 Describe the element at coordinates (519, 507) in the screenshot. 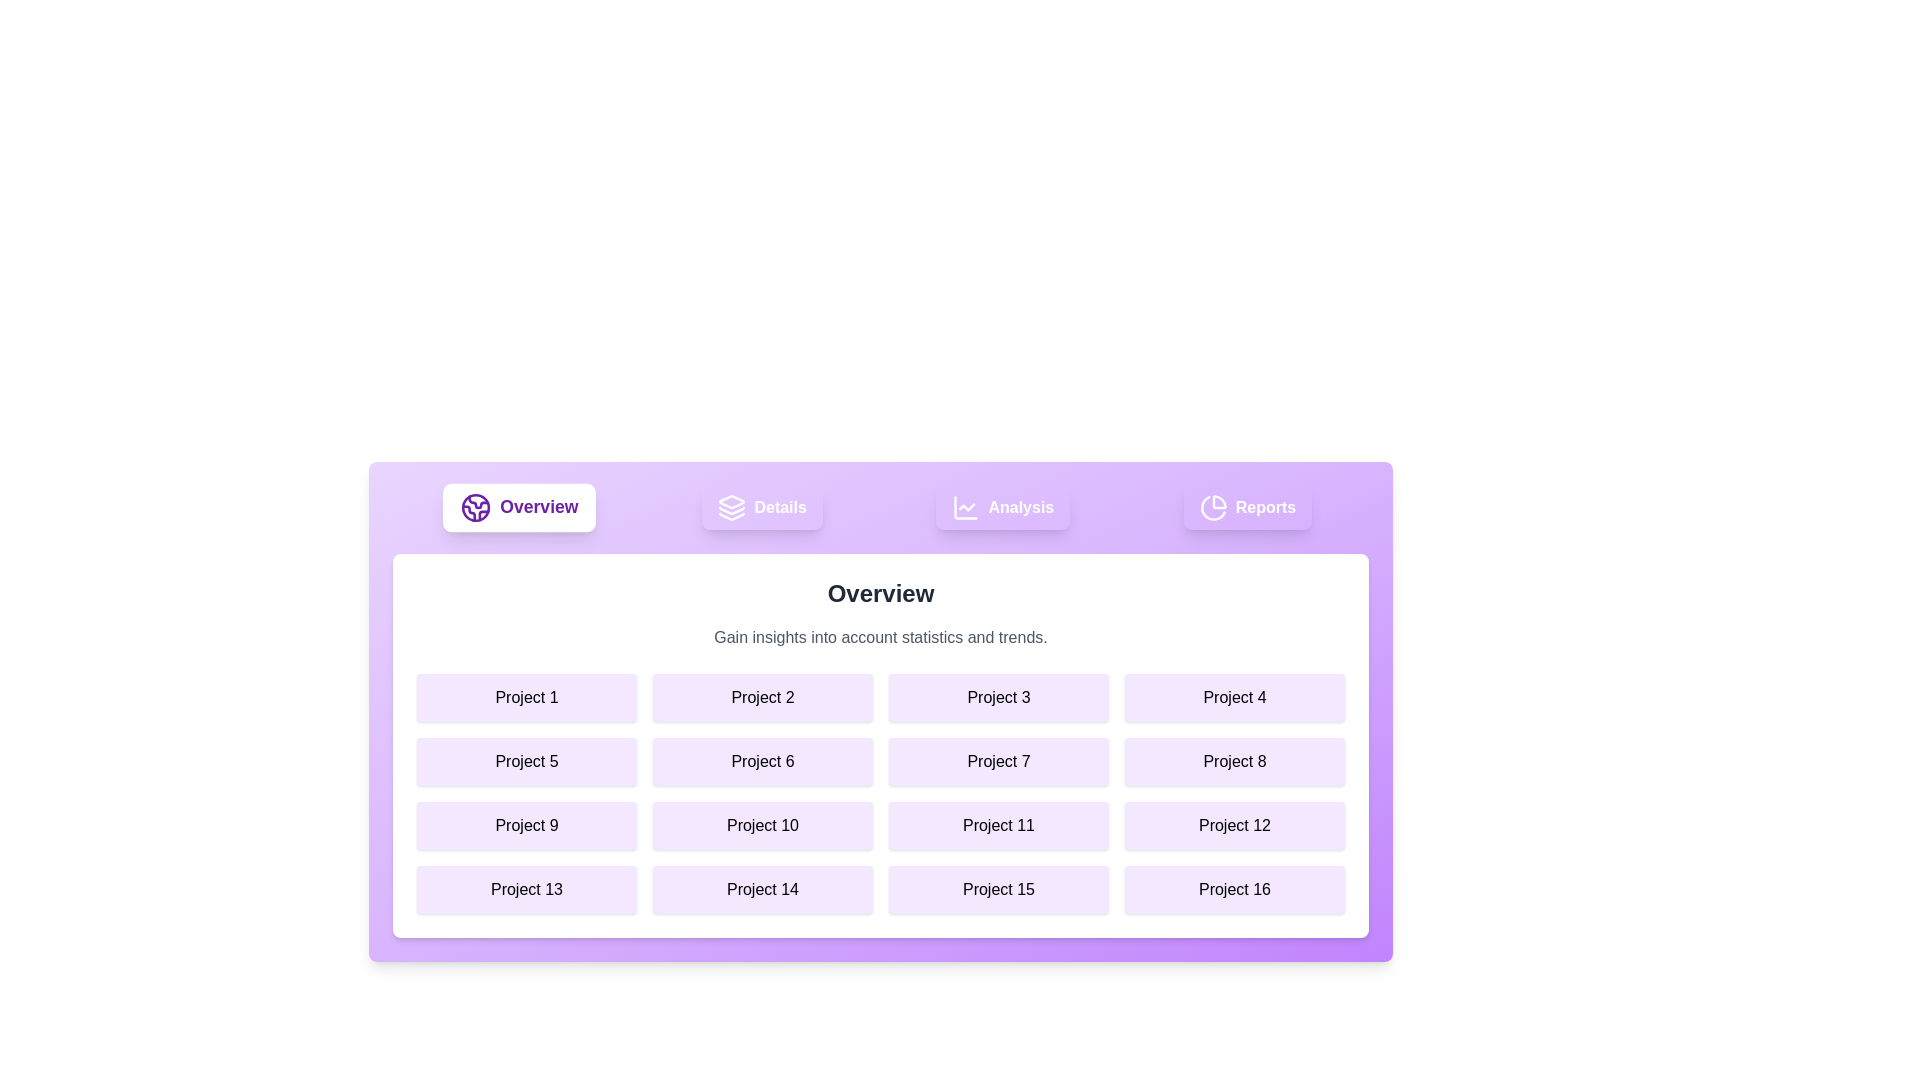

I see `the Overview tab by clicking on its button` at that location.